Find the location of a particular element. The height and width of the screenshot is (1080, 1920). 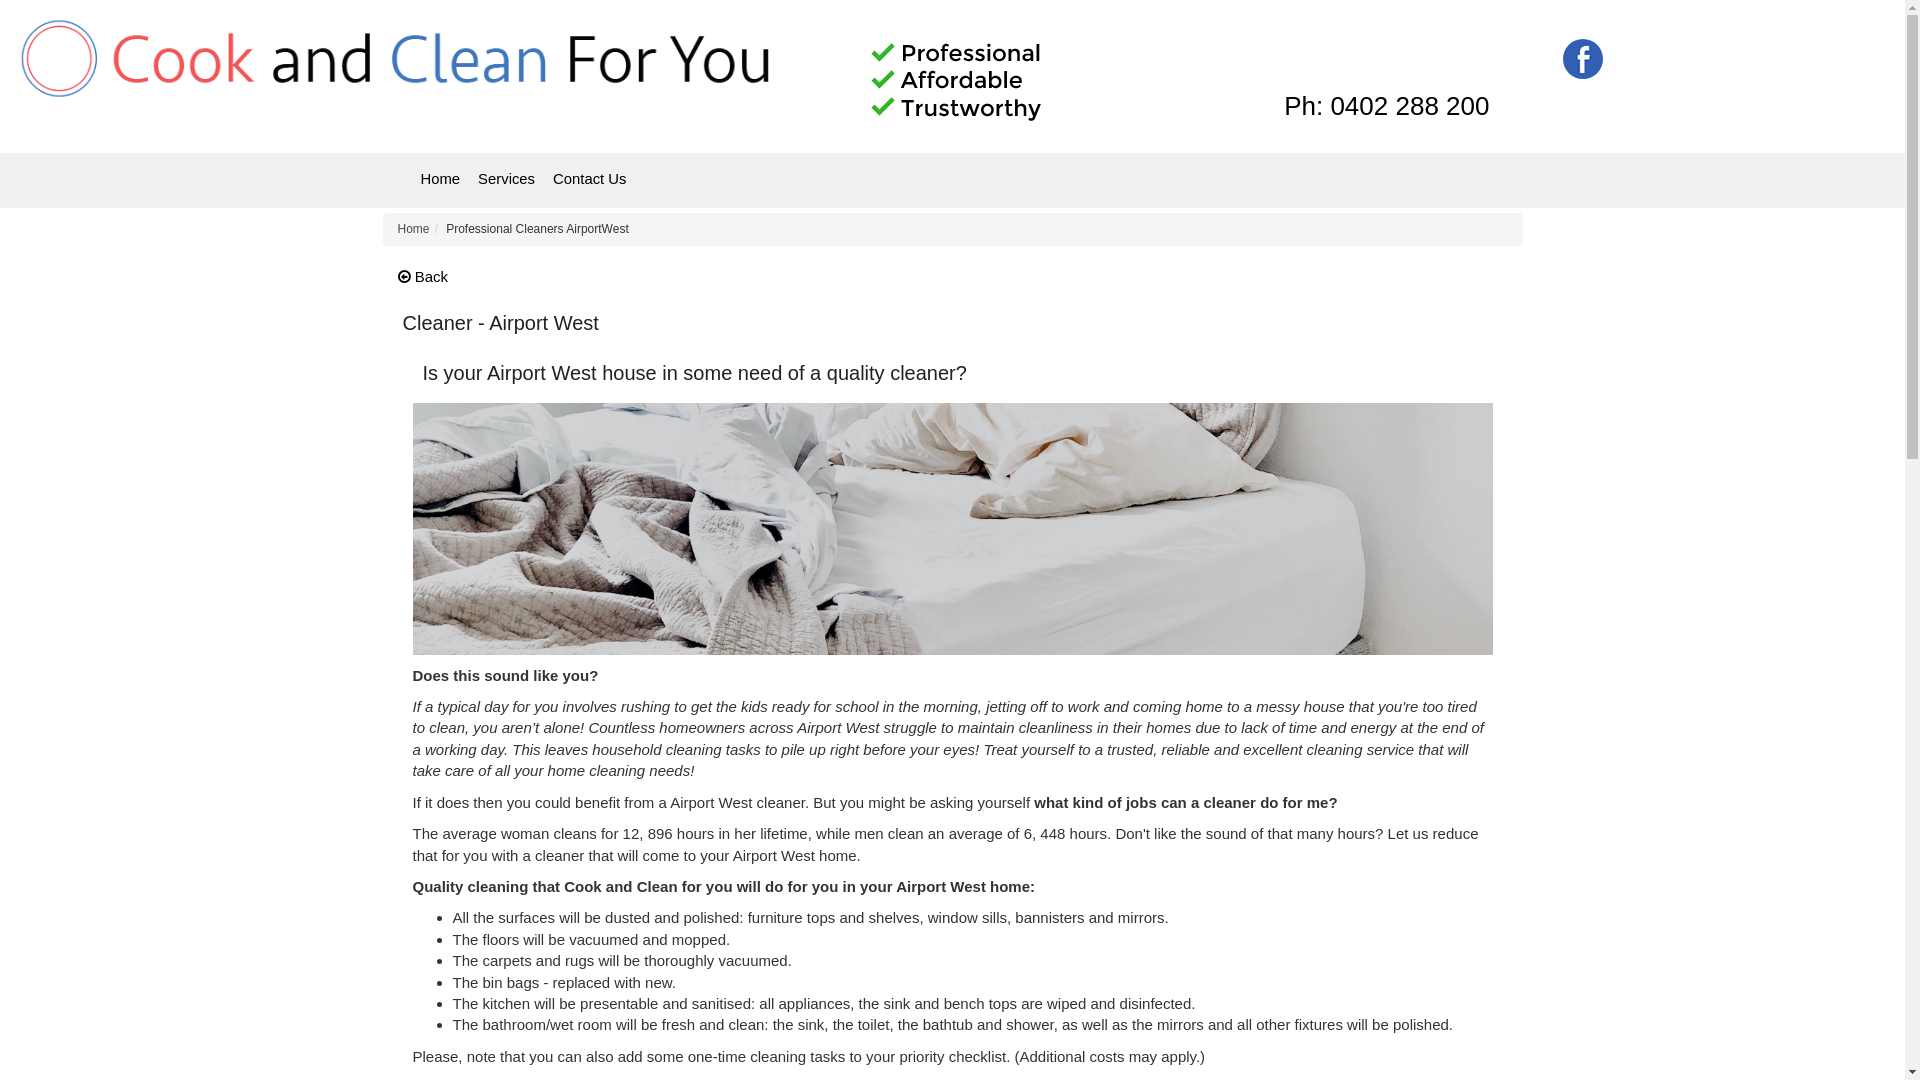

'Contact Us' is located at coordinates (588, 178).